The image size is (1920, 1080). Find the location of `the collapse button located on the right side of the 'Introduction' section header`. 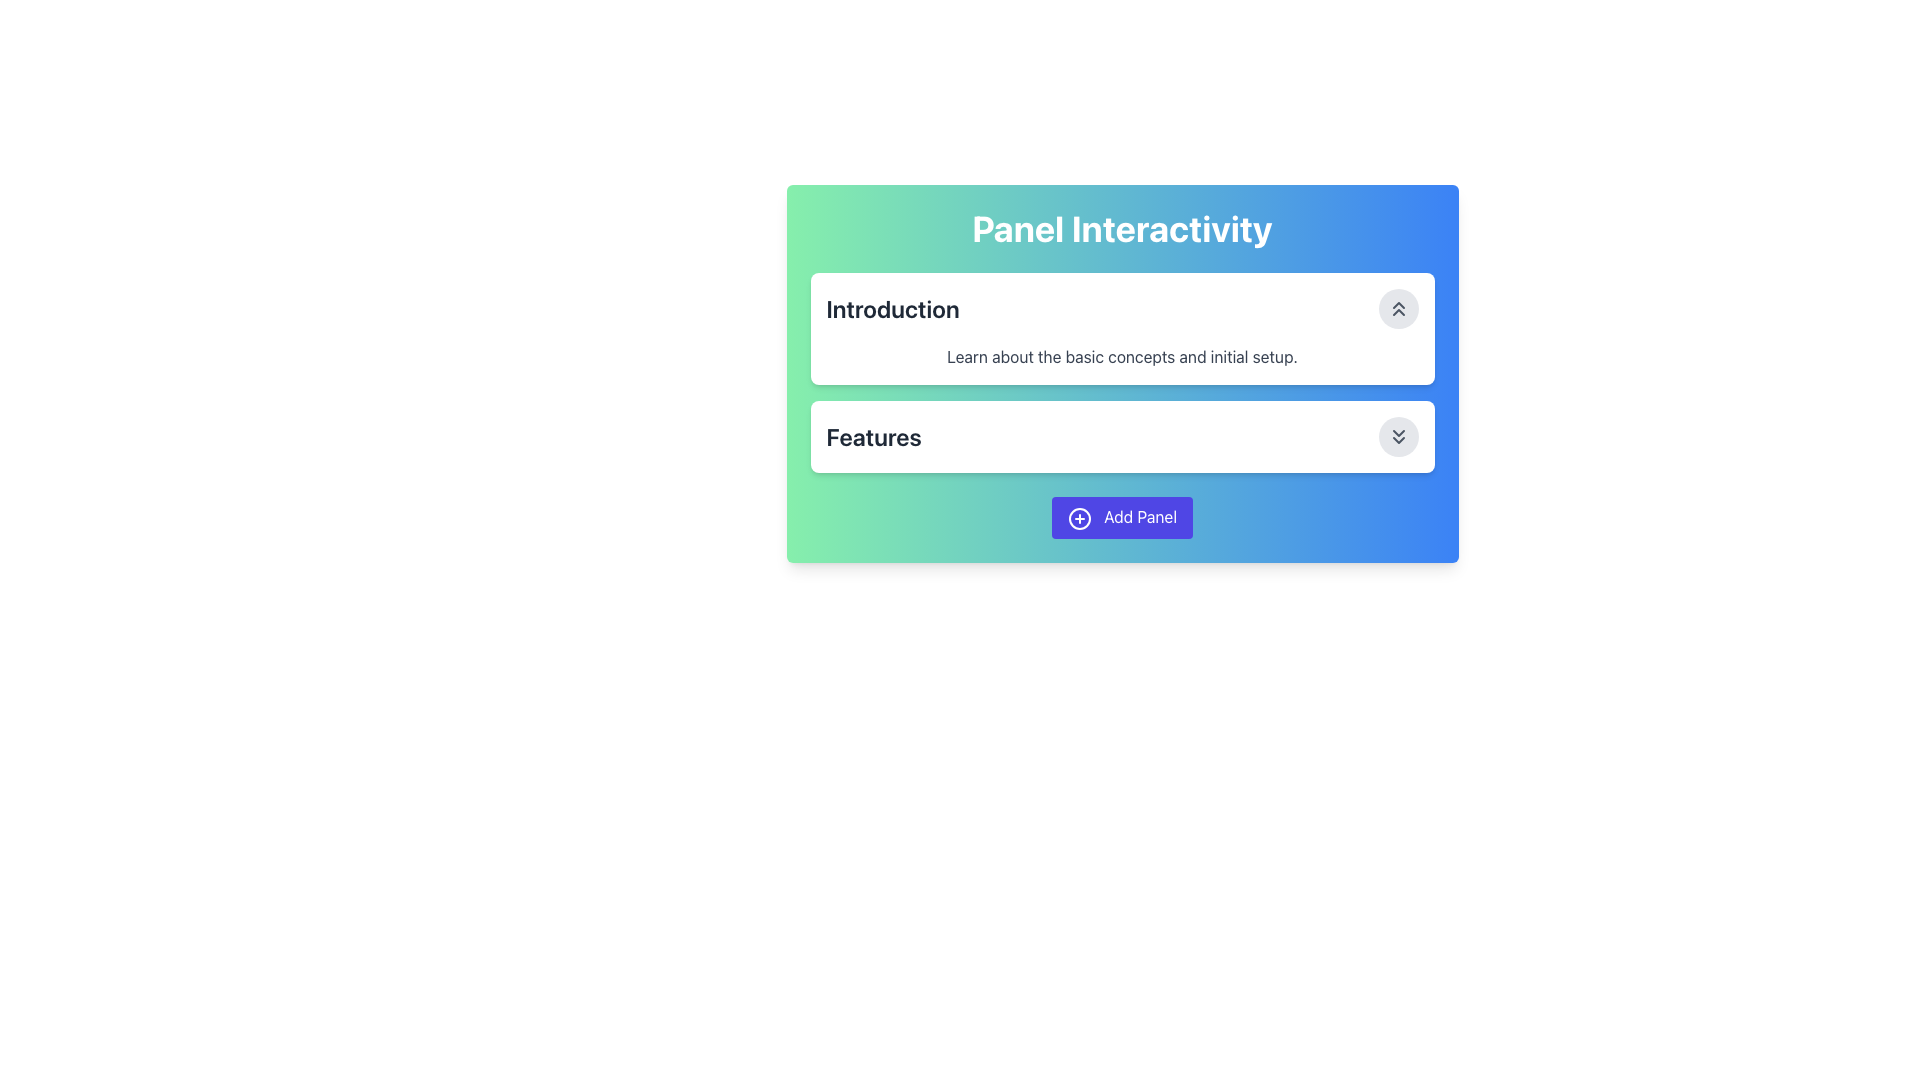

the collapse button located on the right side of the 'Introduction' section header is located at coordinates (1397, 308).